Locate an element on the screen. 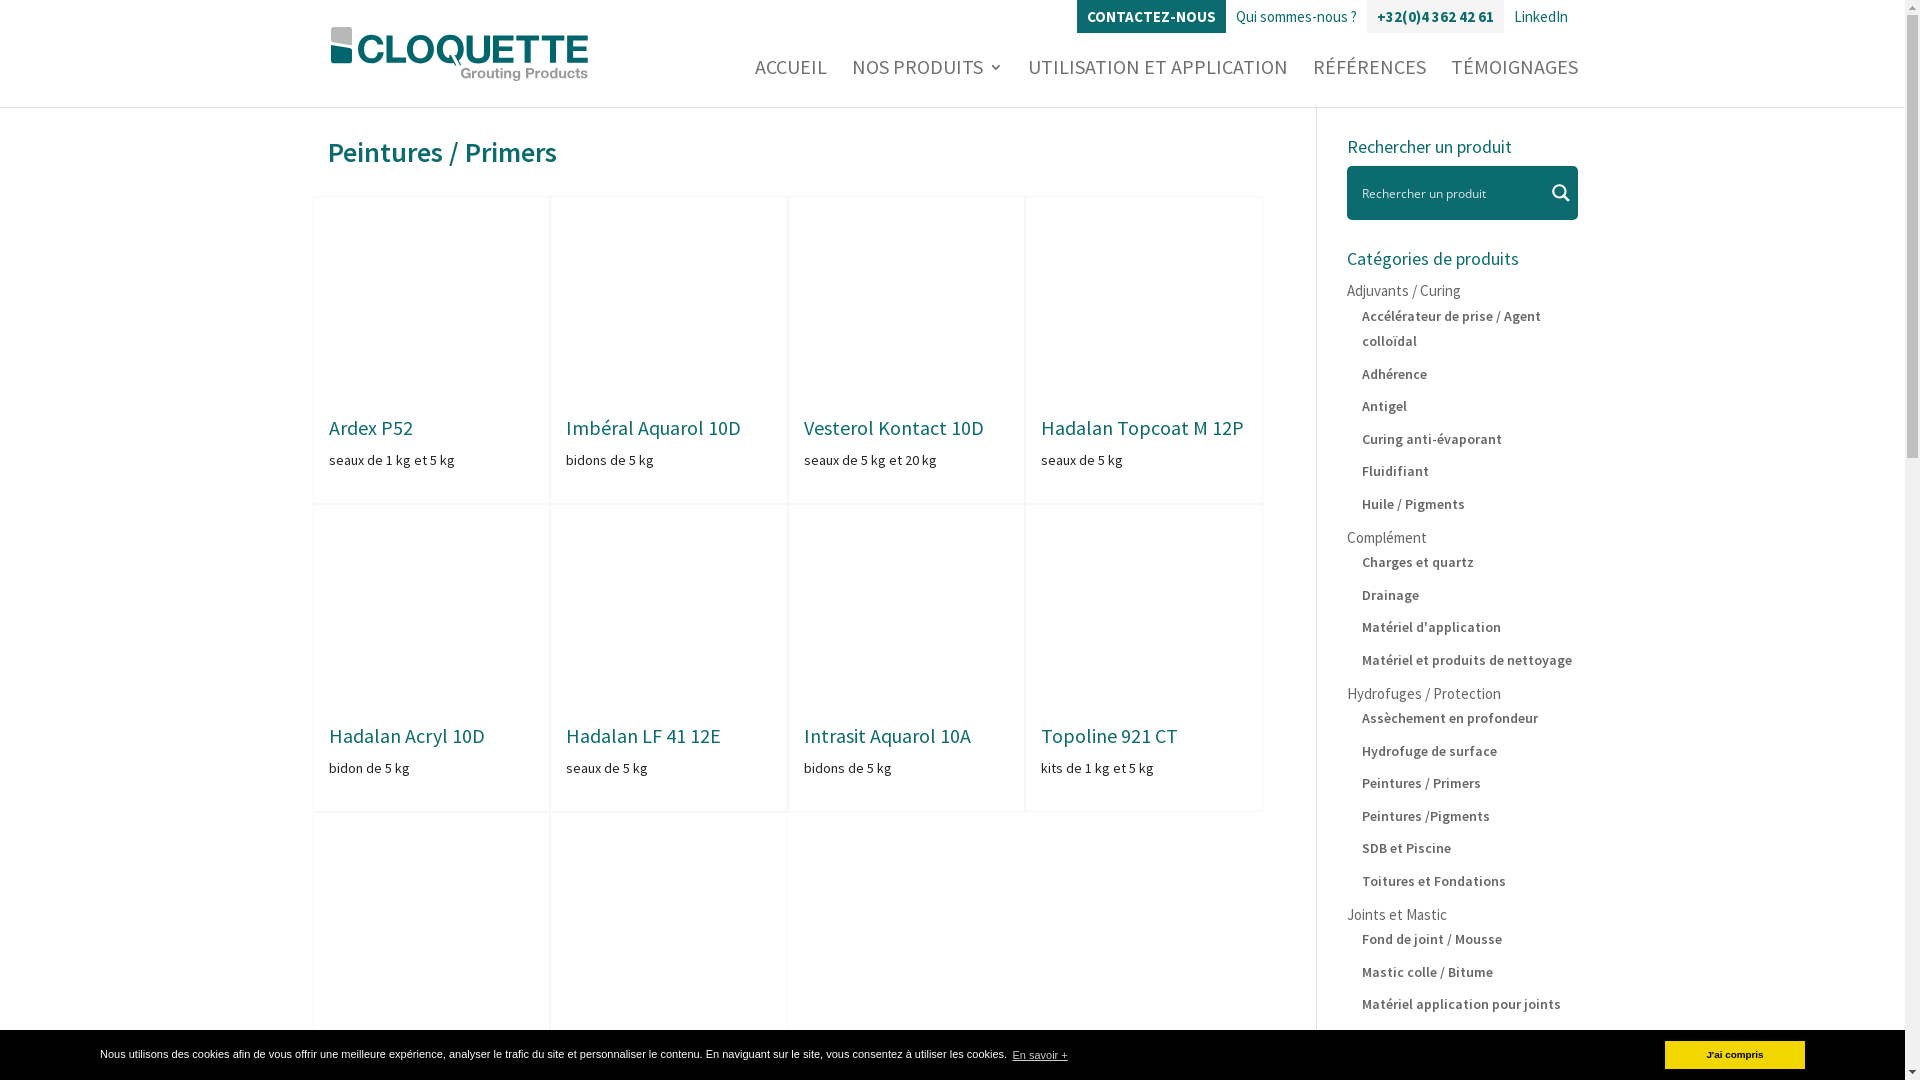 The width and height of the screenshot is (1920, 1080). 'J'ai compris' is located at coordinates (1733, 1054).